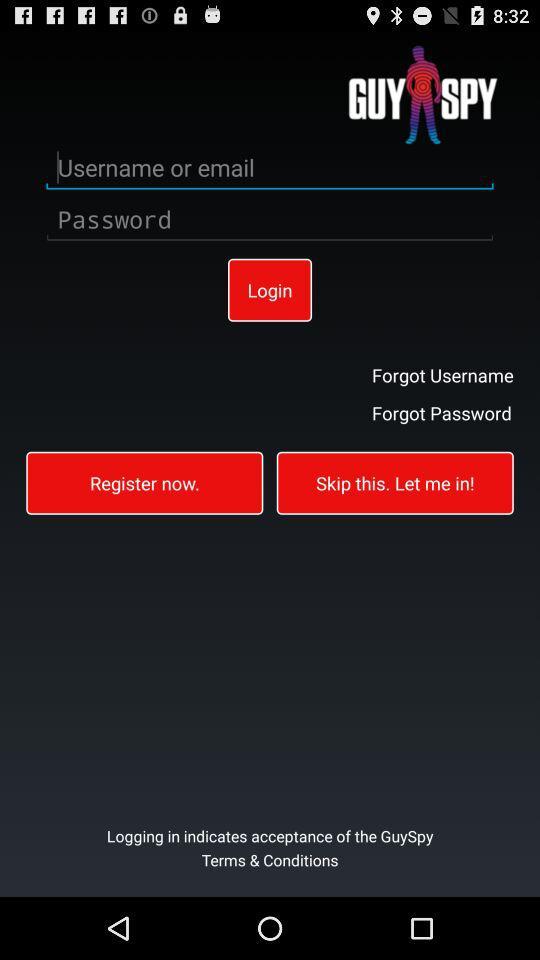  Describe the element at coordinates (442, 411) in the screenshot. I see `forgot password` at that location.